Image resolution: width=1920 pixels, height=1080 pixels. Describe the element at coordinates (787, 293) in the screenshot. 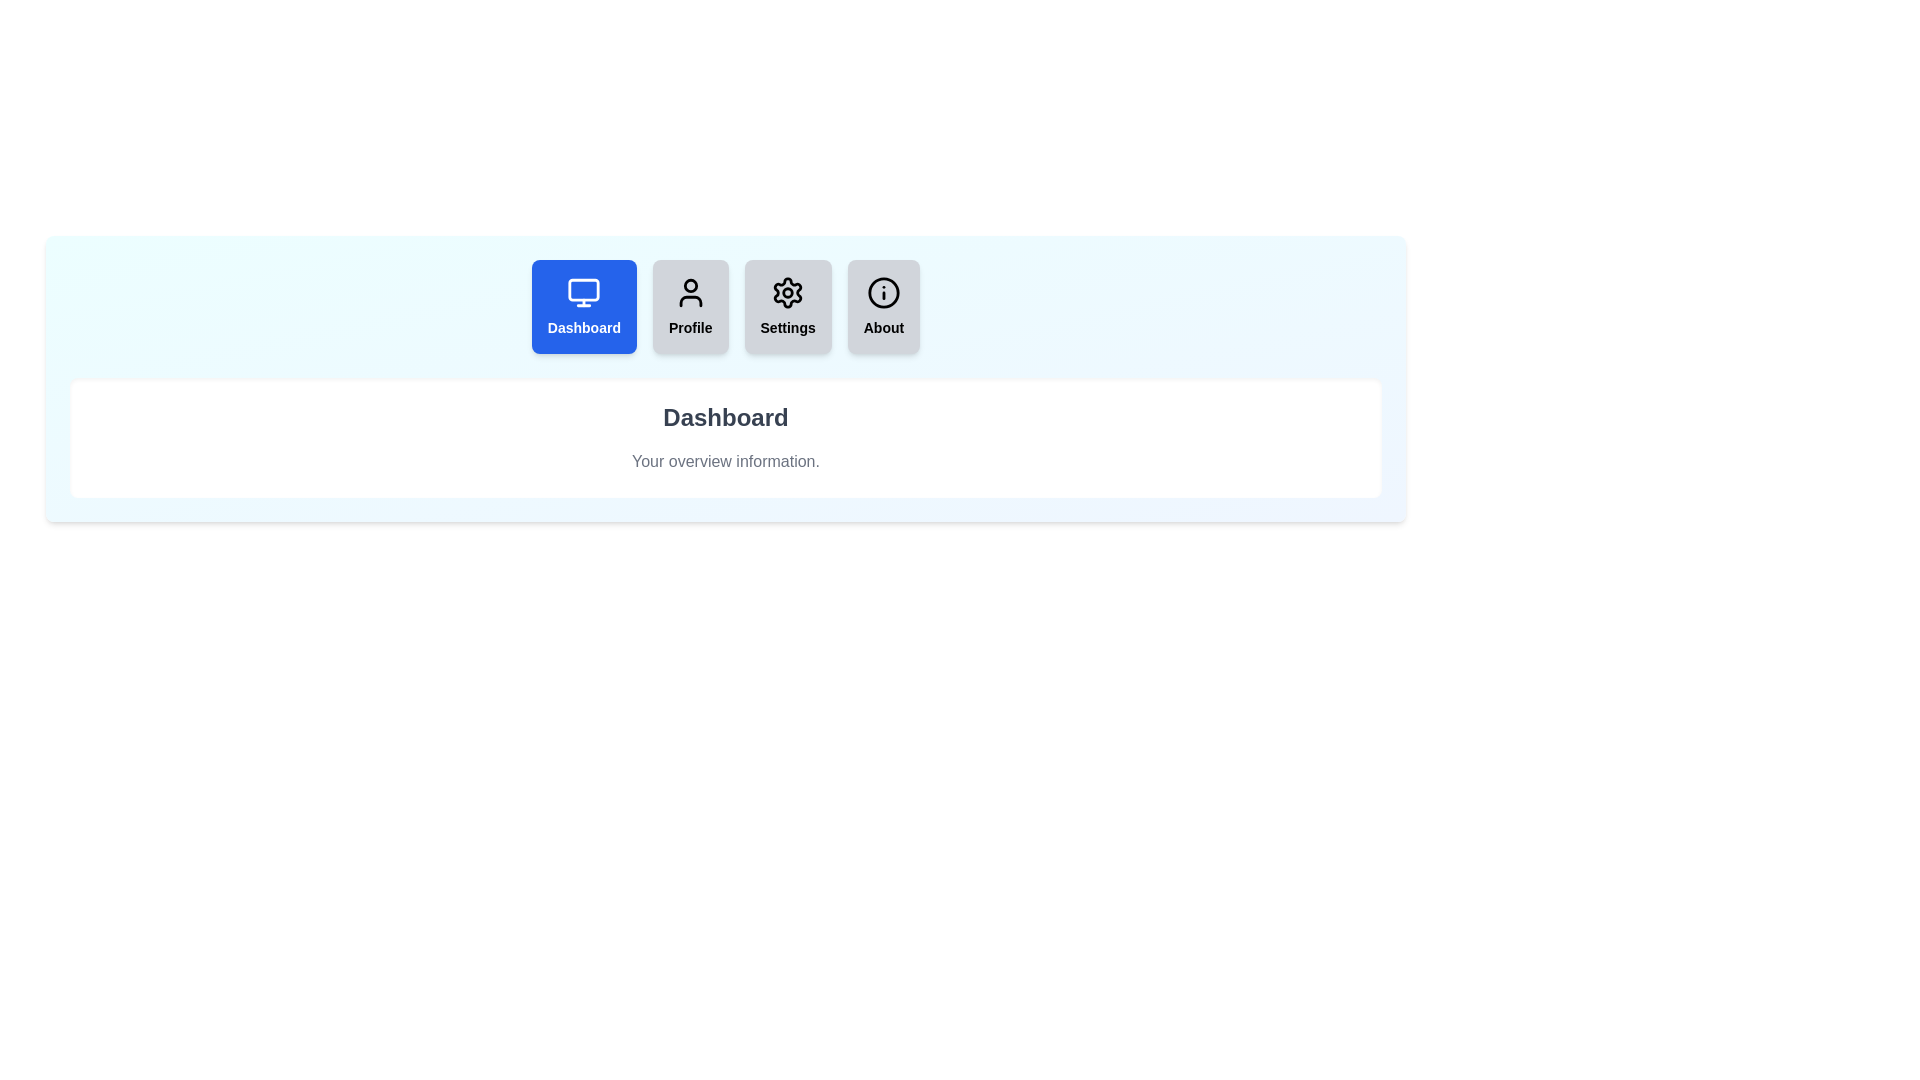

I see `the icon in the Settings tab` at that location.